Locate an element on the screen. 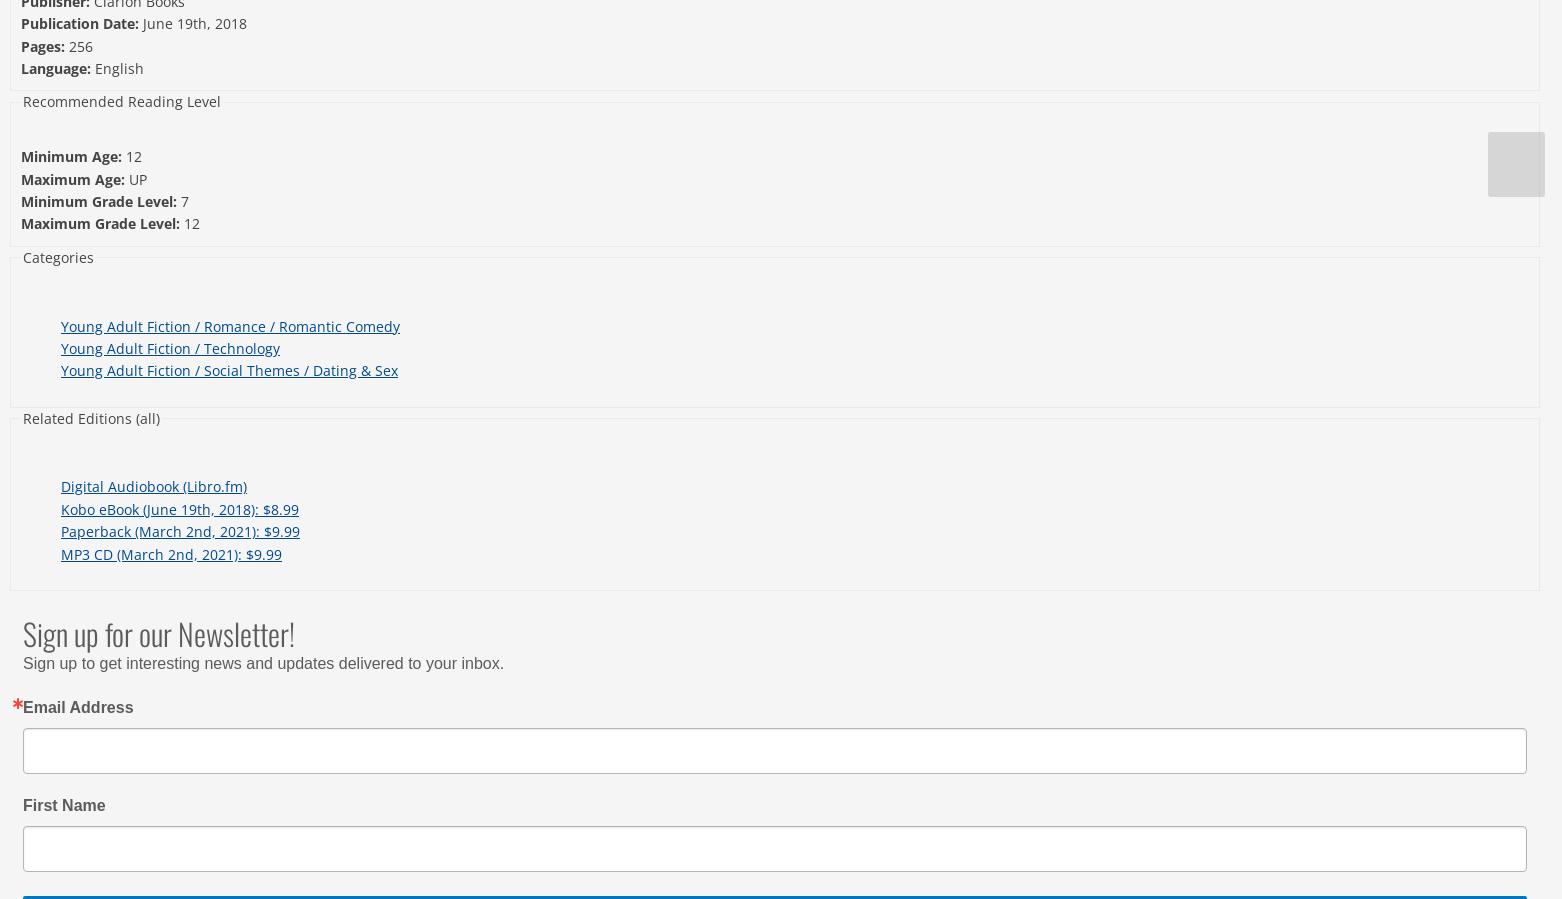 Image resolution: width=1562 pixels, height=899 pixels. 'Email Address' is located at coordinates (22, 706).